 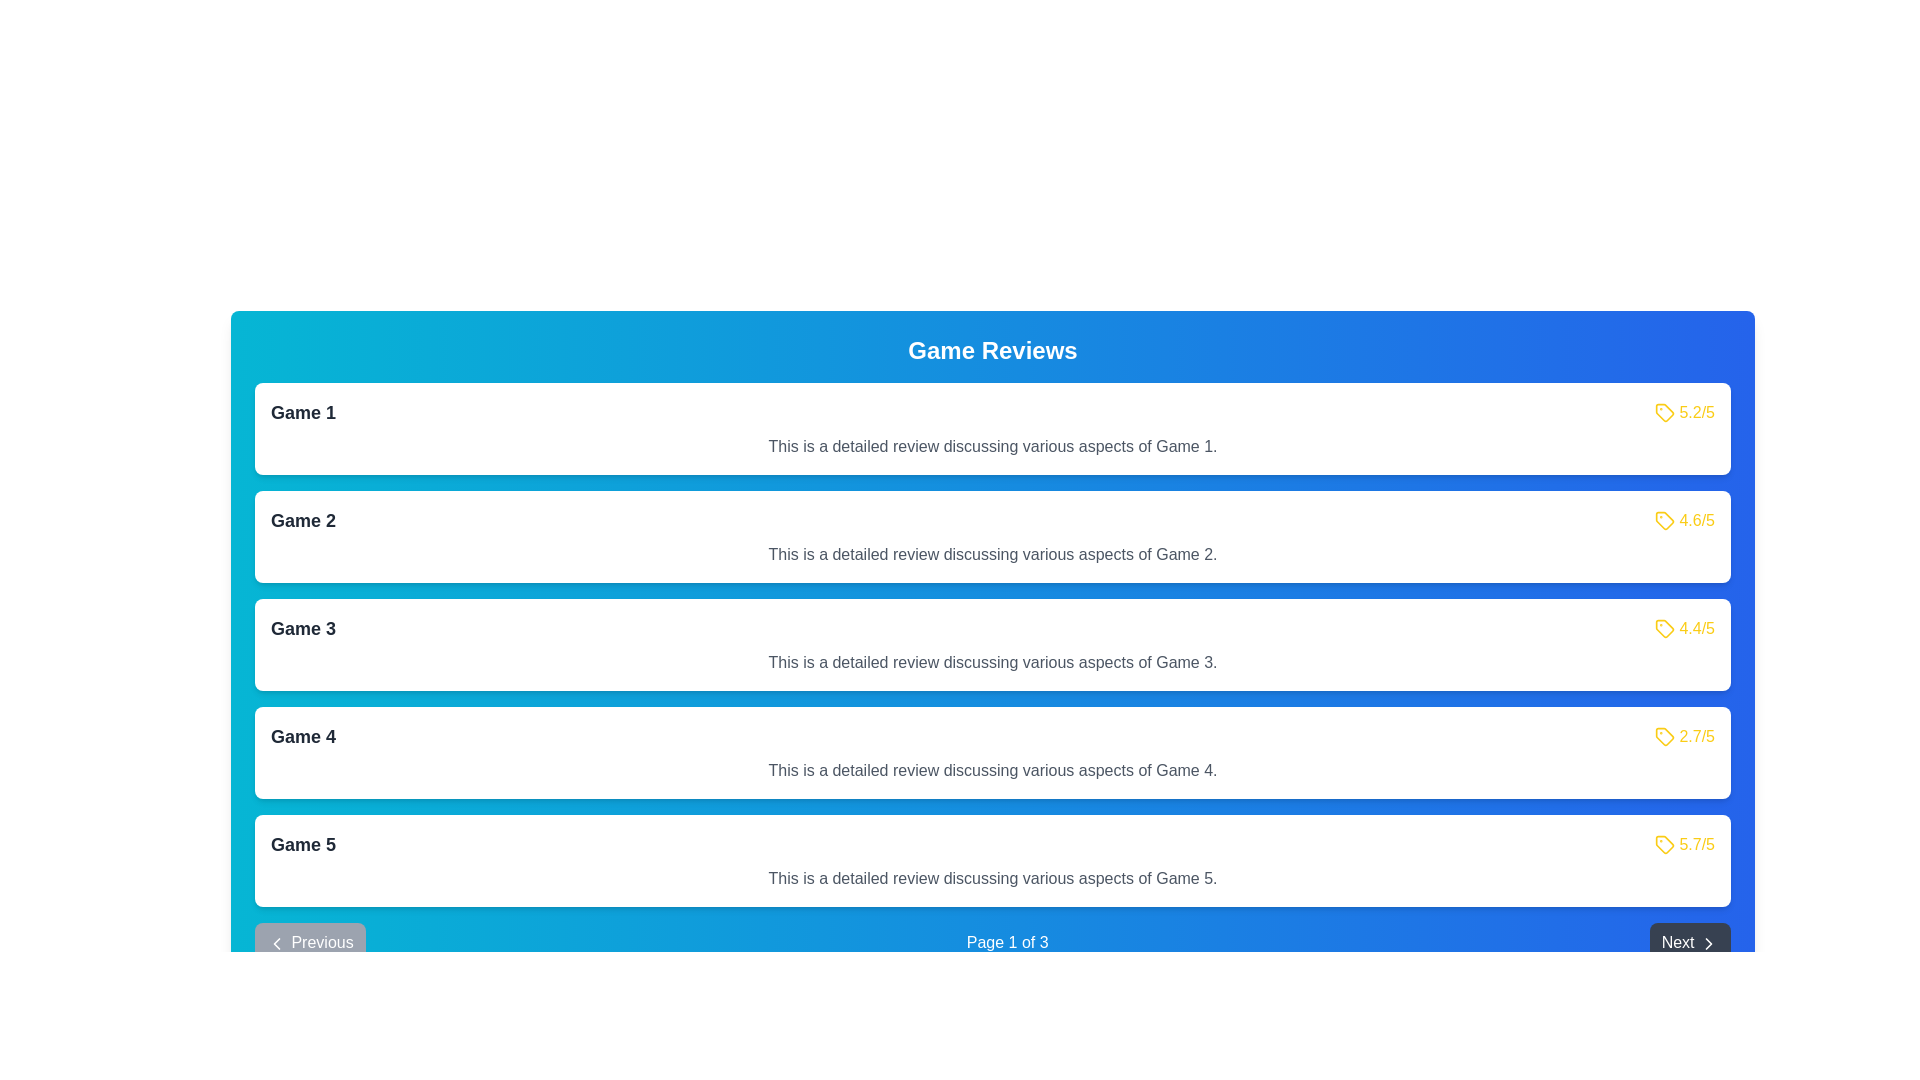 What do you see at coordinates (1684, 736) in the screenshot?
I see `the rating score label with an icon for 'Game 4', which is located on the far right of the row labeled 'Game 4'` at bounding box center [1684, 736].